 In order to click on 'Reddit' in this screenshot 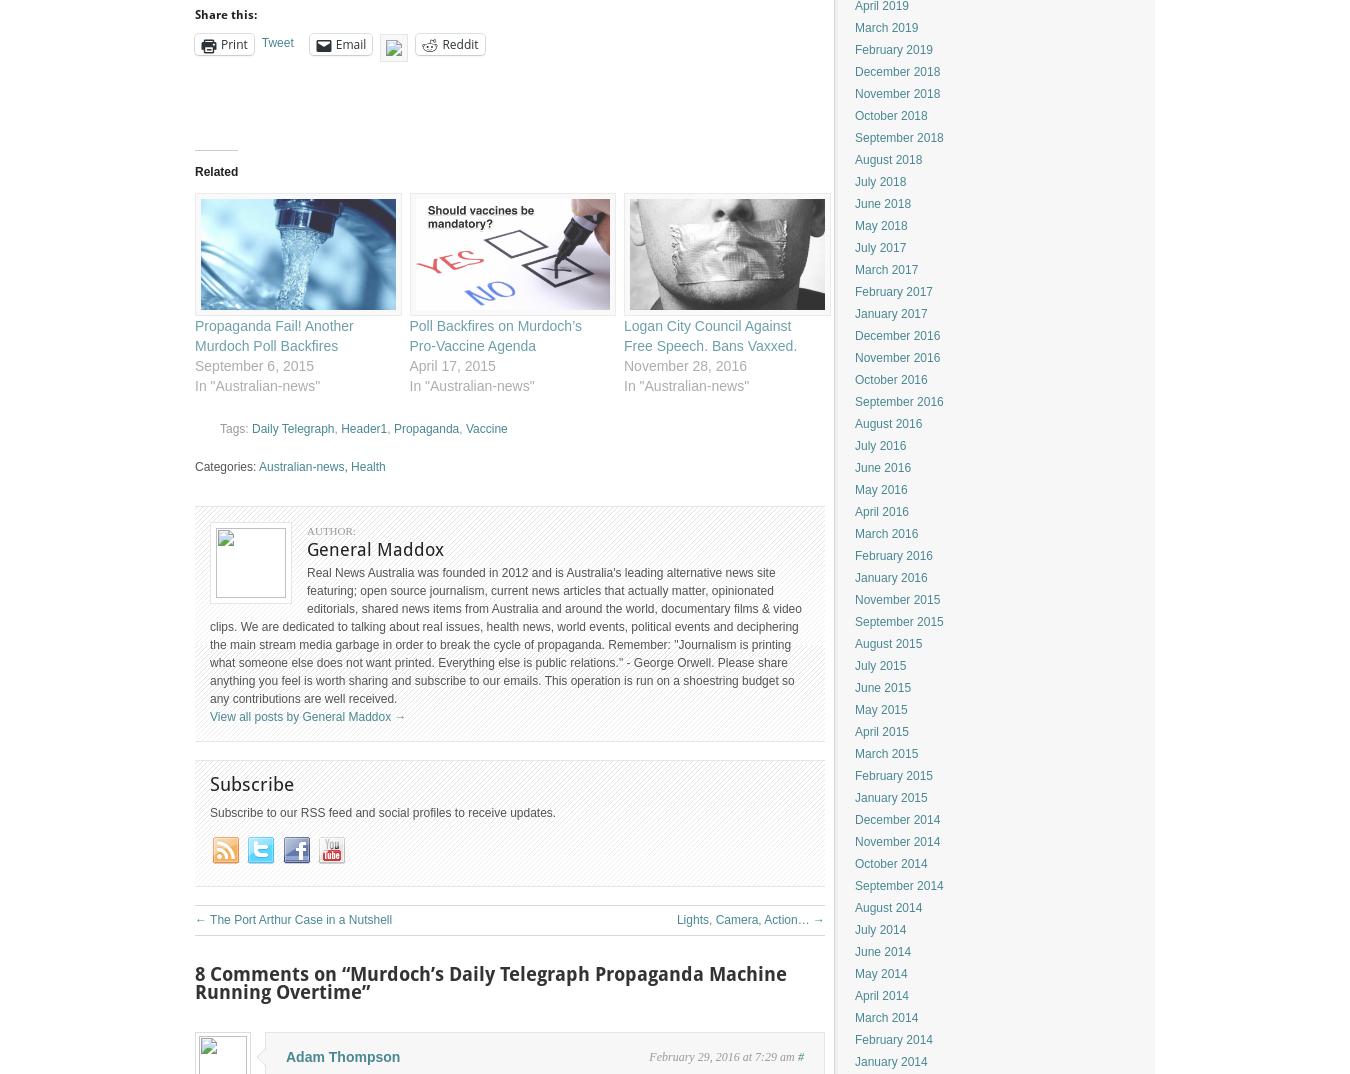, I will do `click(458, 43)`.